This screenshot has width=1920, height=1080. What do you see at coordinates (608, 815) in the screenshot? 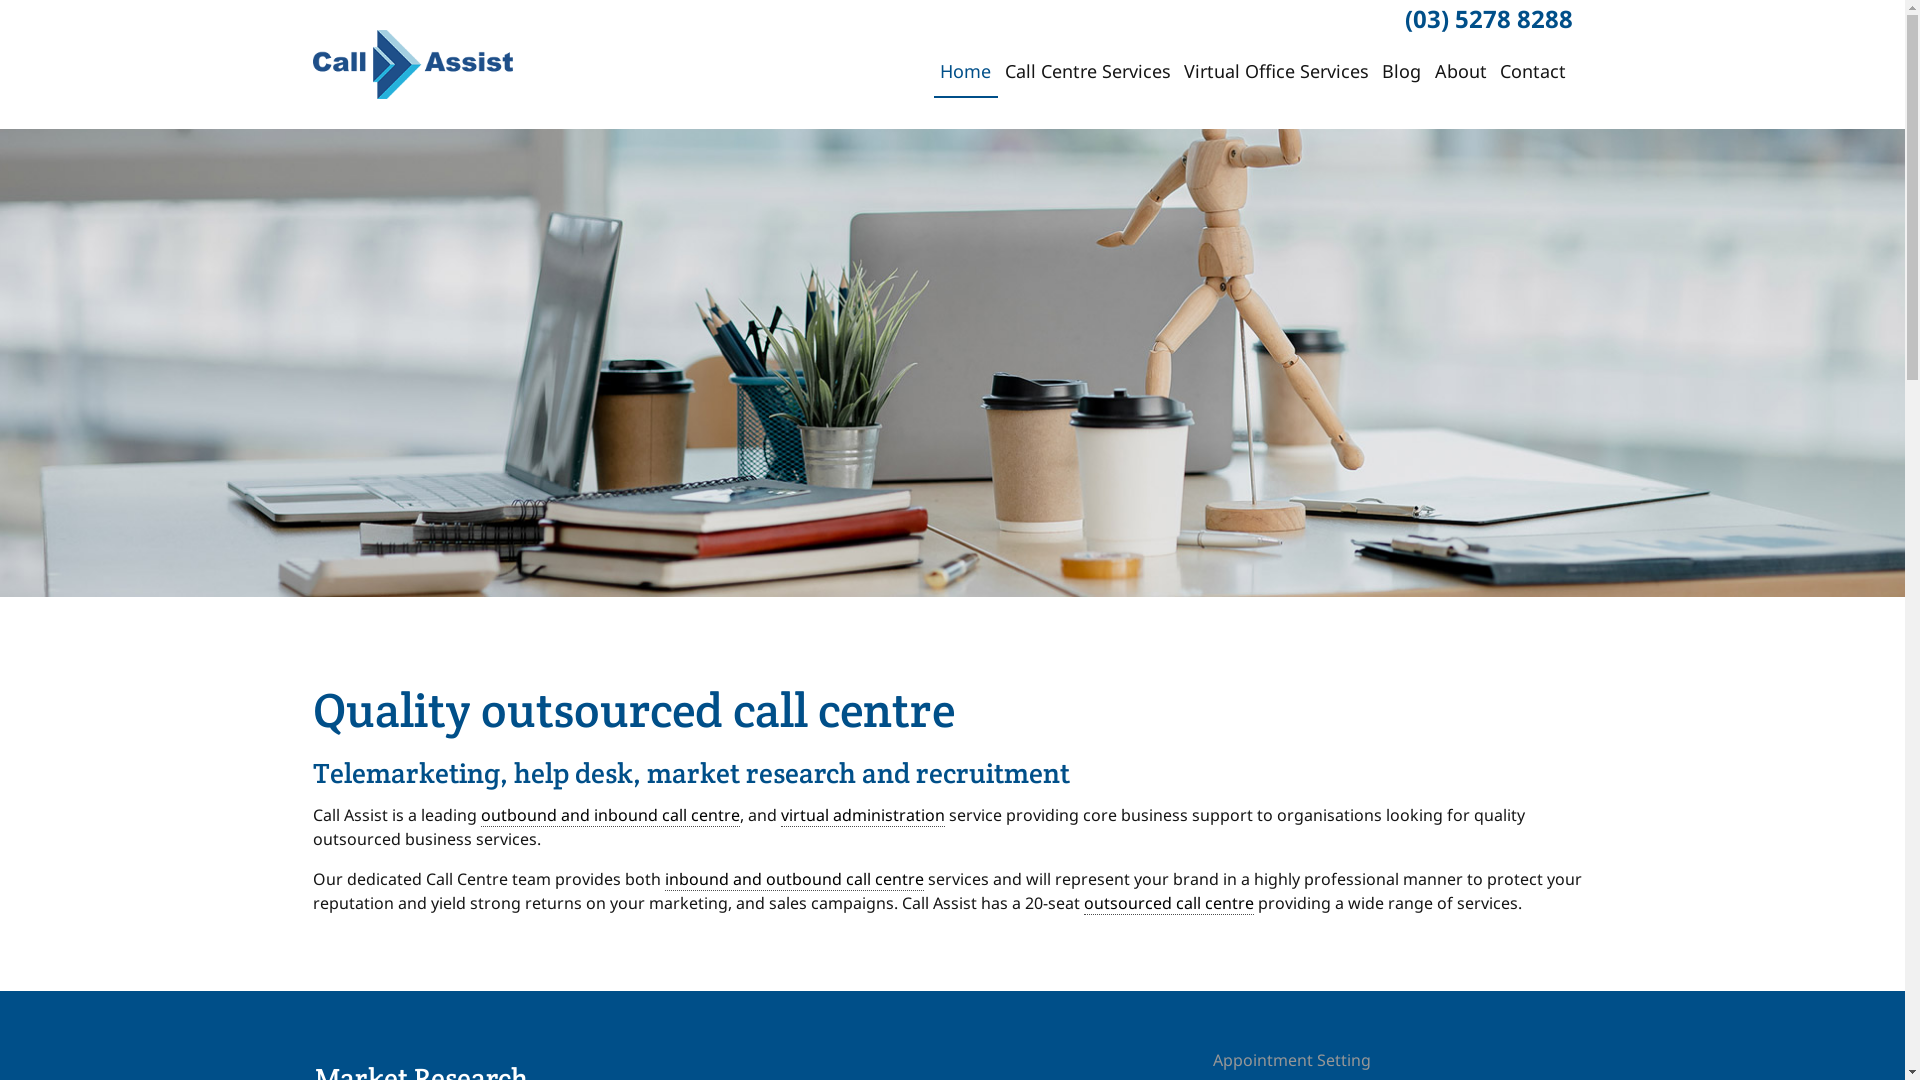
I see `'outbound and inbound call centre'` at bounding box center [608, 815].